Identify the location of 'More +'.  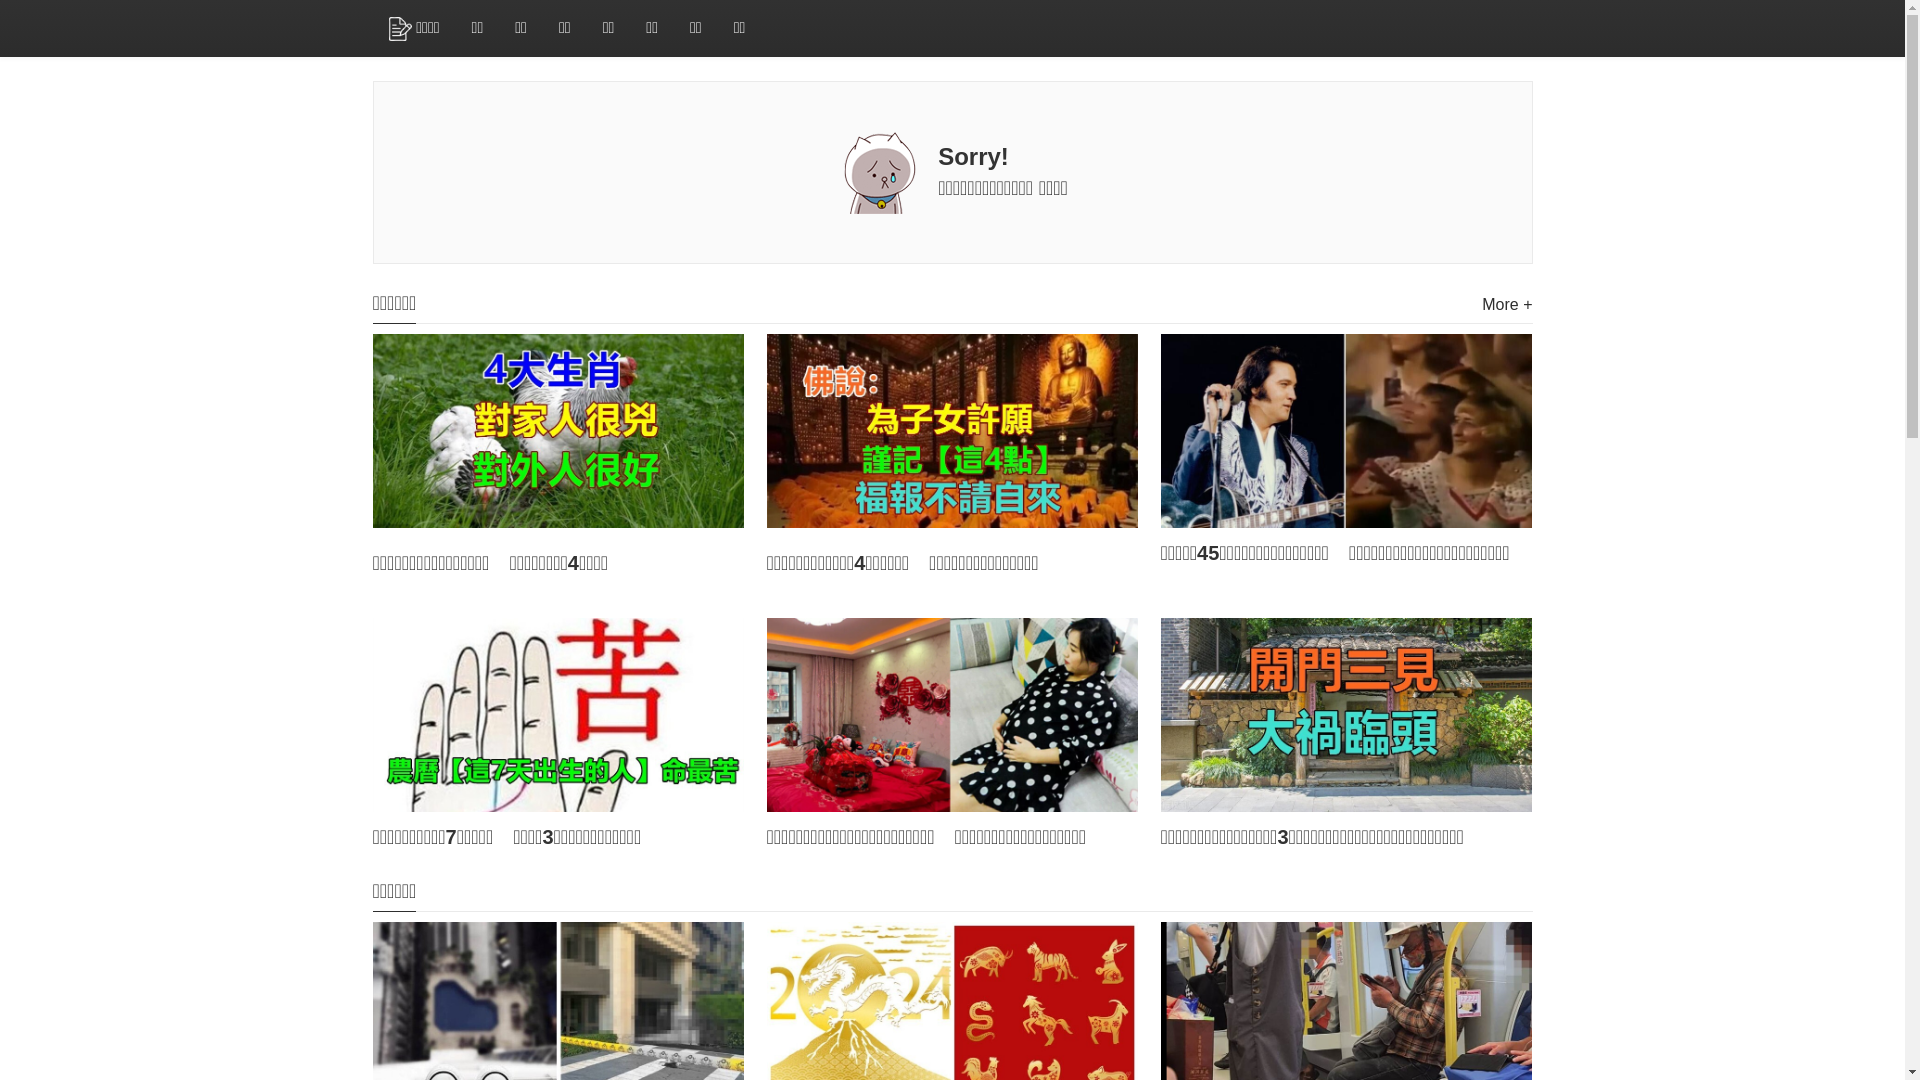
(1482, 304).